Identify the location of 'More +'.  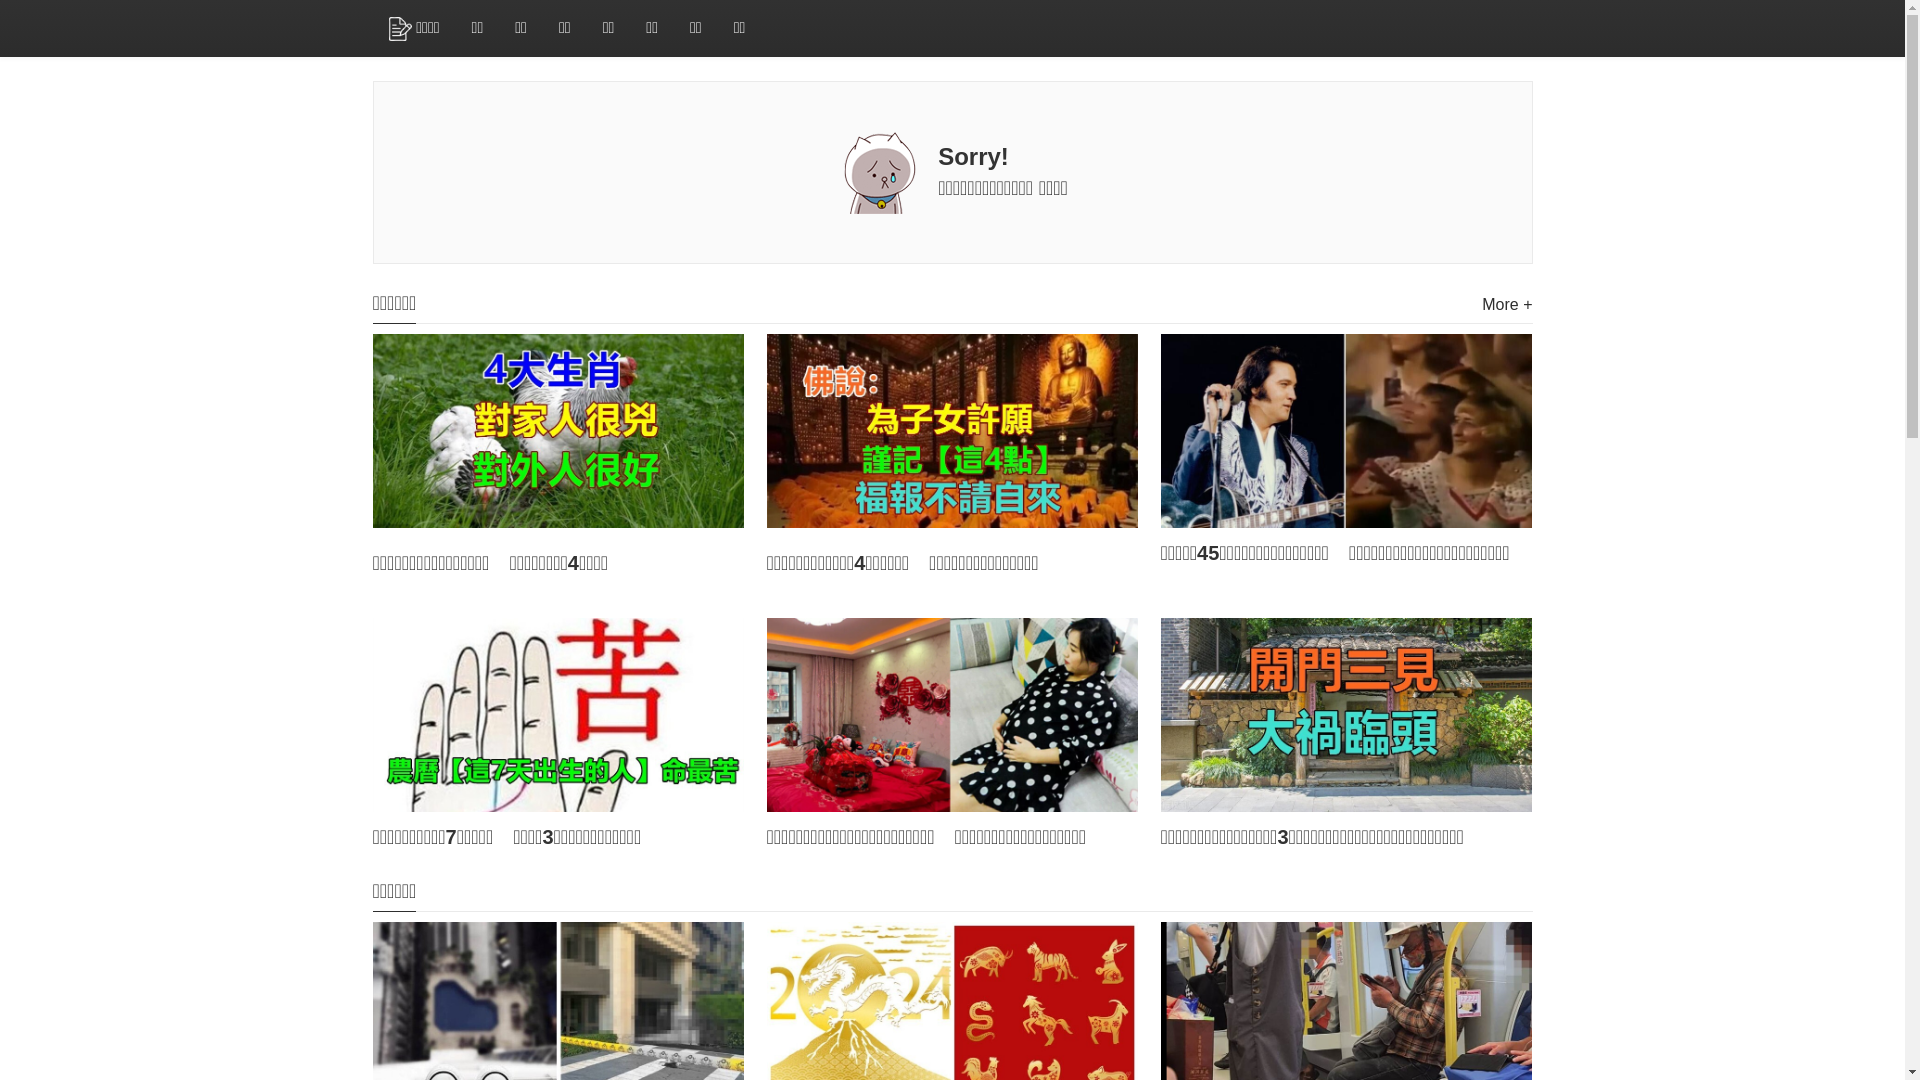
(1482, 304).